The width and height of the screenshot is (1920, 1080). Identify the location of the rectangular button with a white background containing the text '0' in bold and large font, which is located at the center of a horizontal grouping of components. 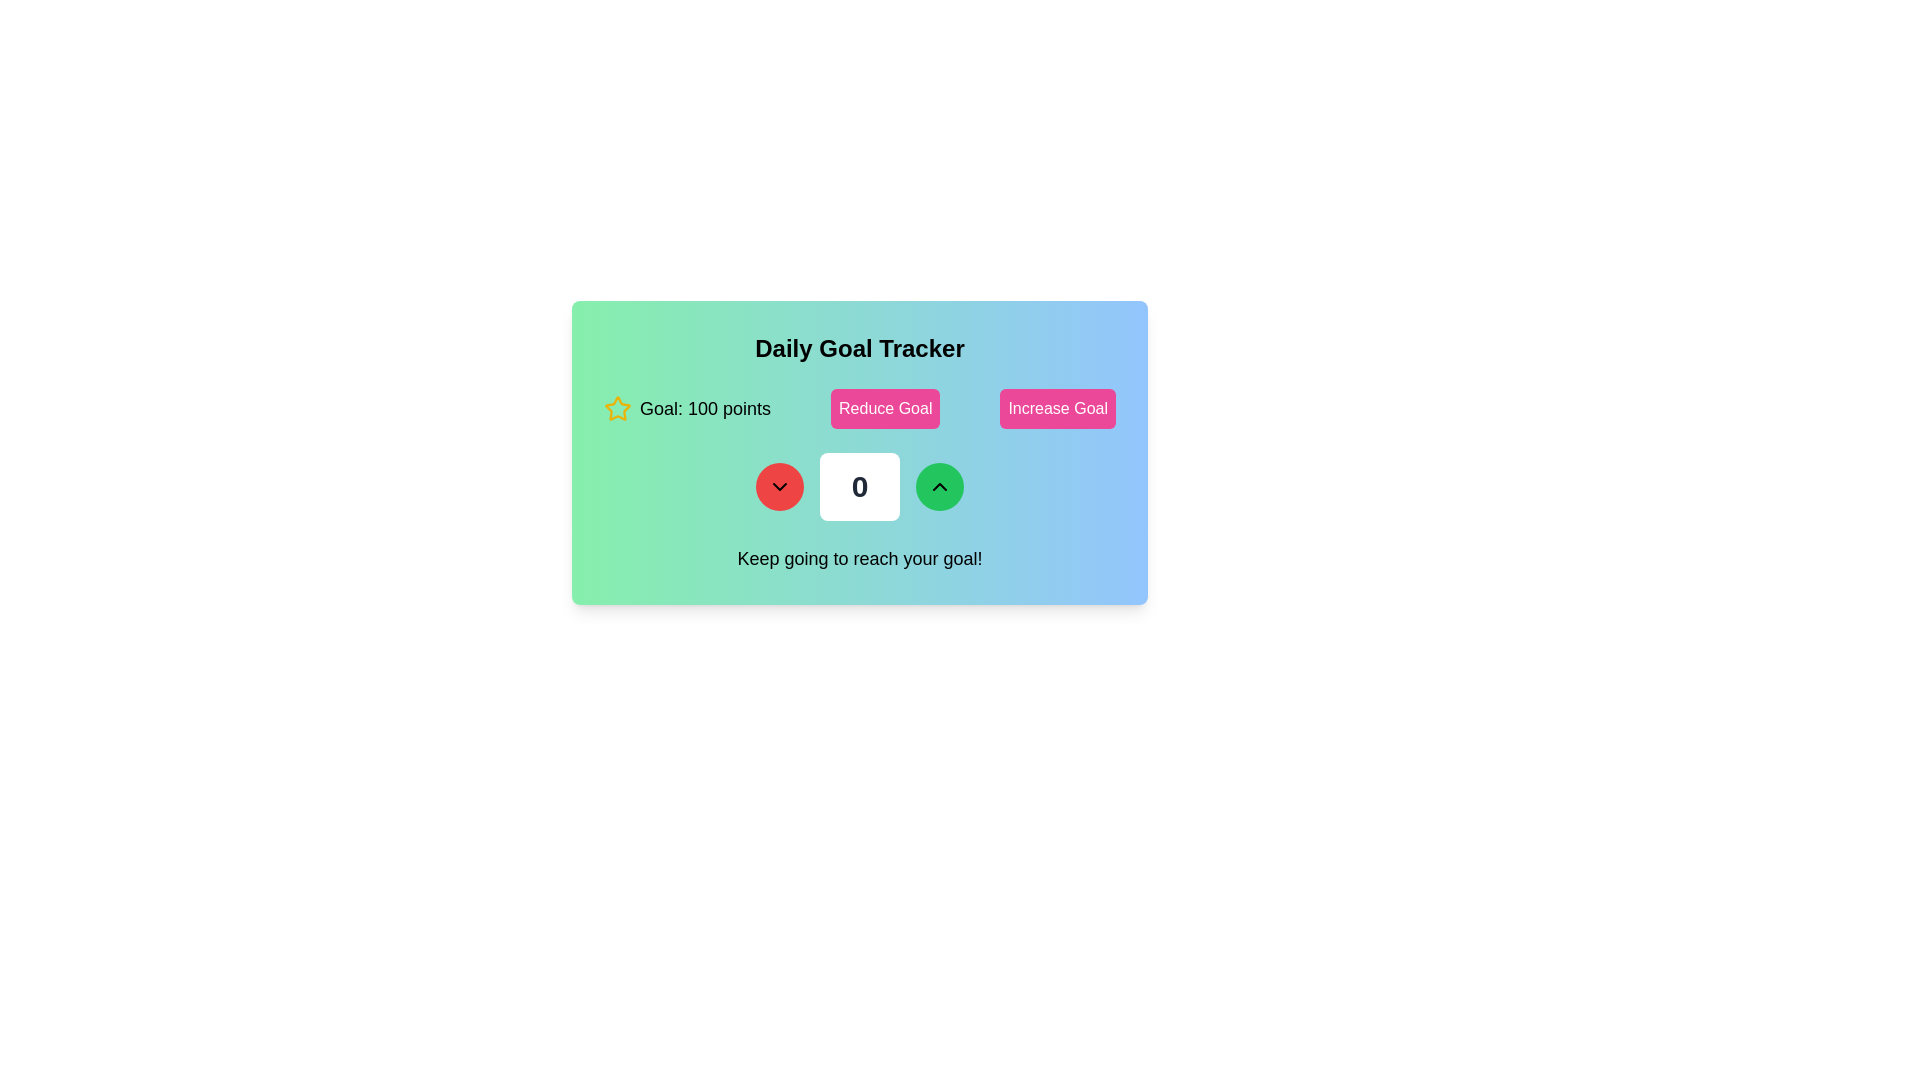
(859, 486).